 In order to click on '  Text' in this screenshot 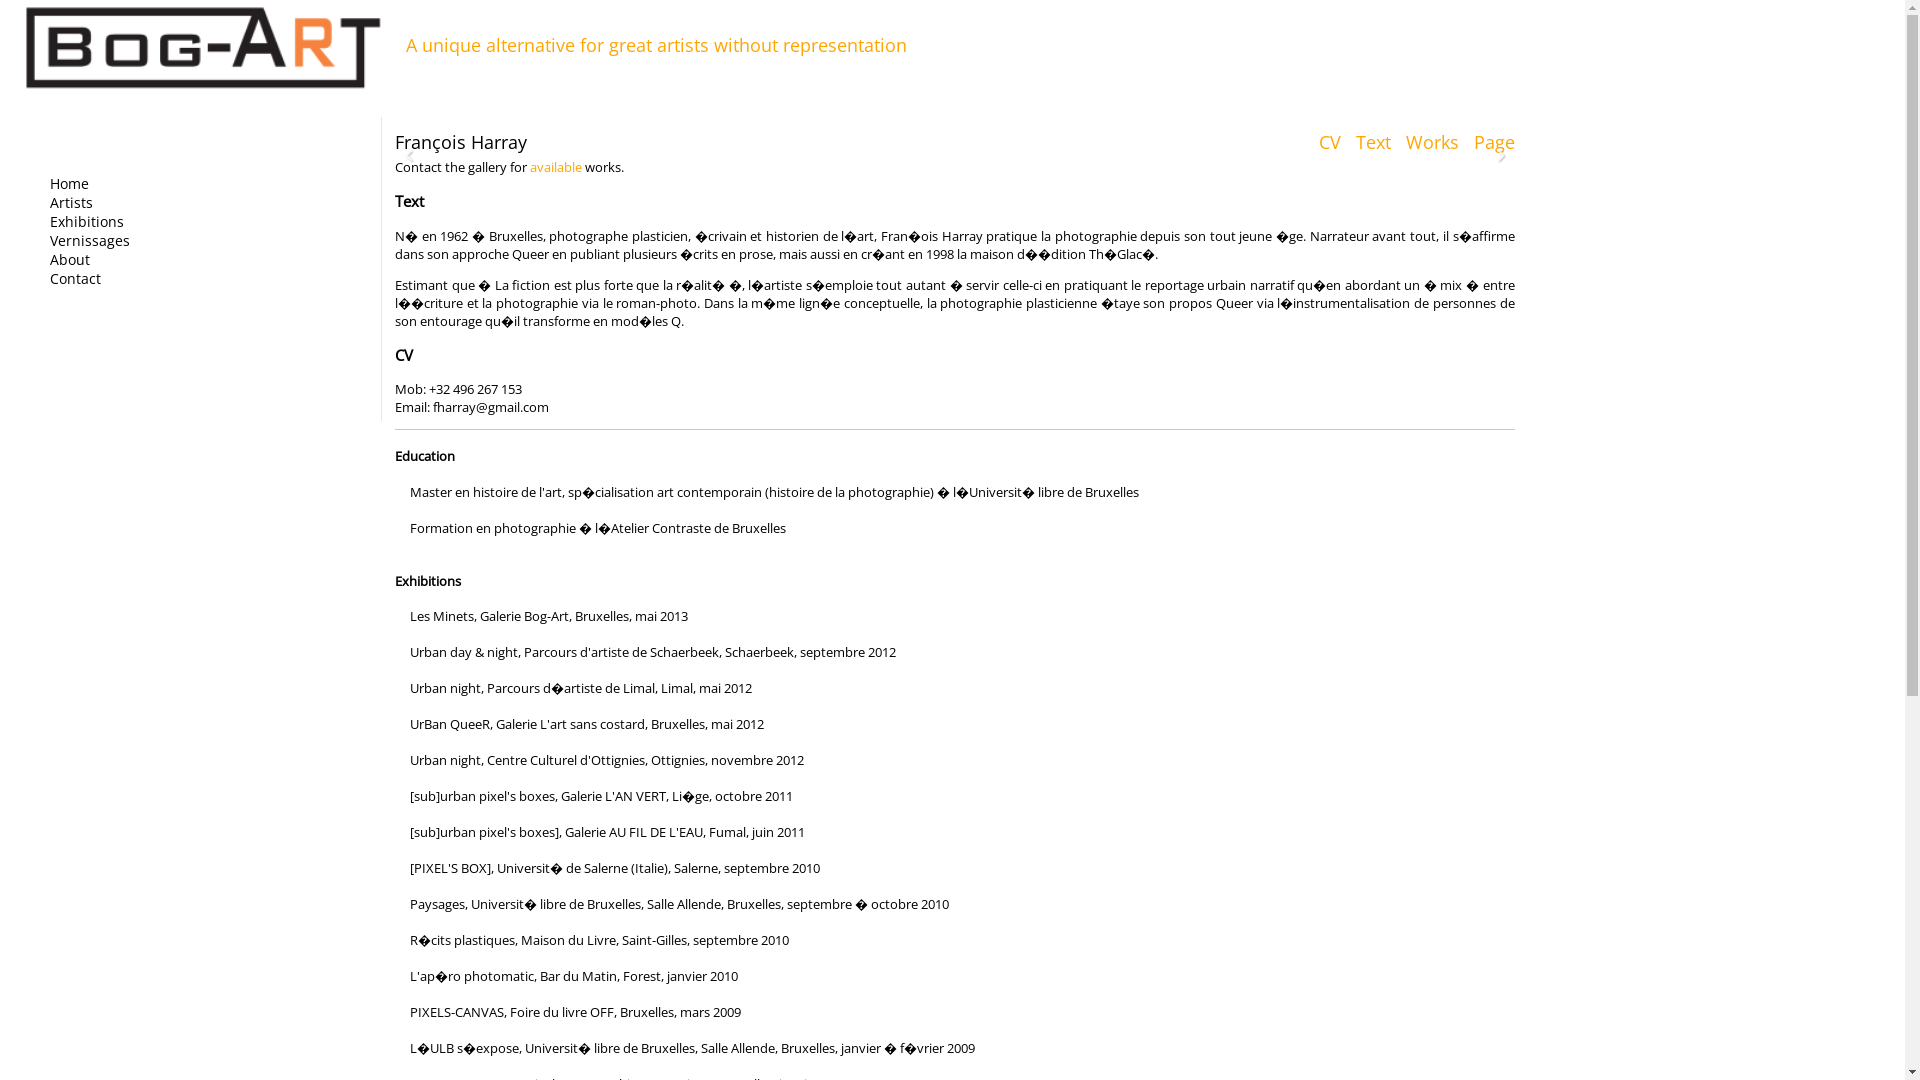, I will do `click(1367, 141)`.